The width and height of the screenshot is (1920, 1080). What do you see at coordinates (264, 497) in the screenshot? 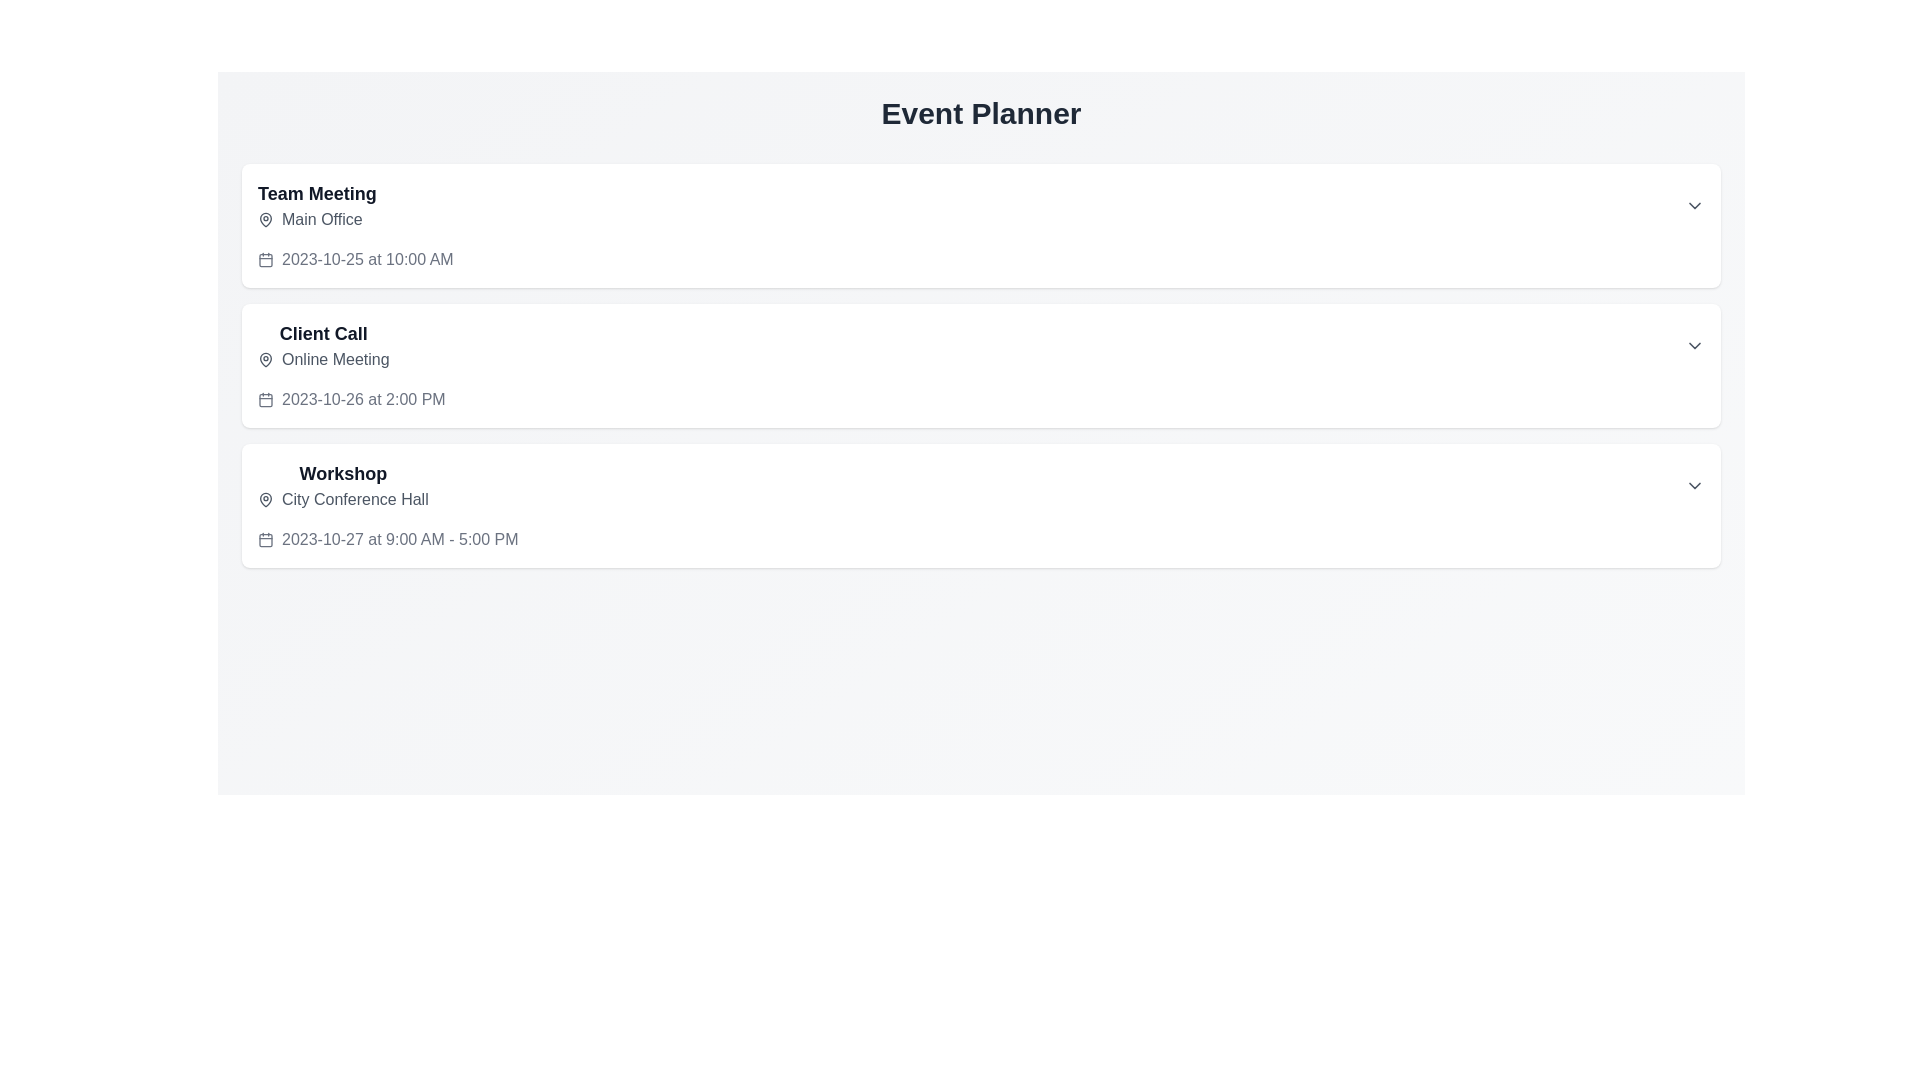
I see `the map pin icon located to the left of the 'City Conference Hall' text in the 'Workshop' section of the events list` at bounding box center [264, 497].